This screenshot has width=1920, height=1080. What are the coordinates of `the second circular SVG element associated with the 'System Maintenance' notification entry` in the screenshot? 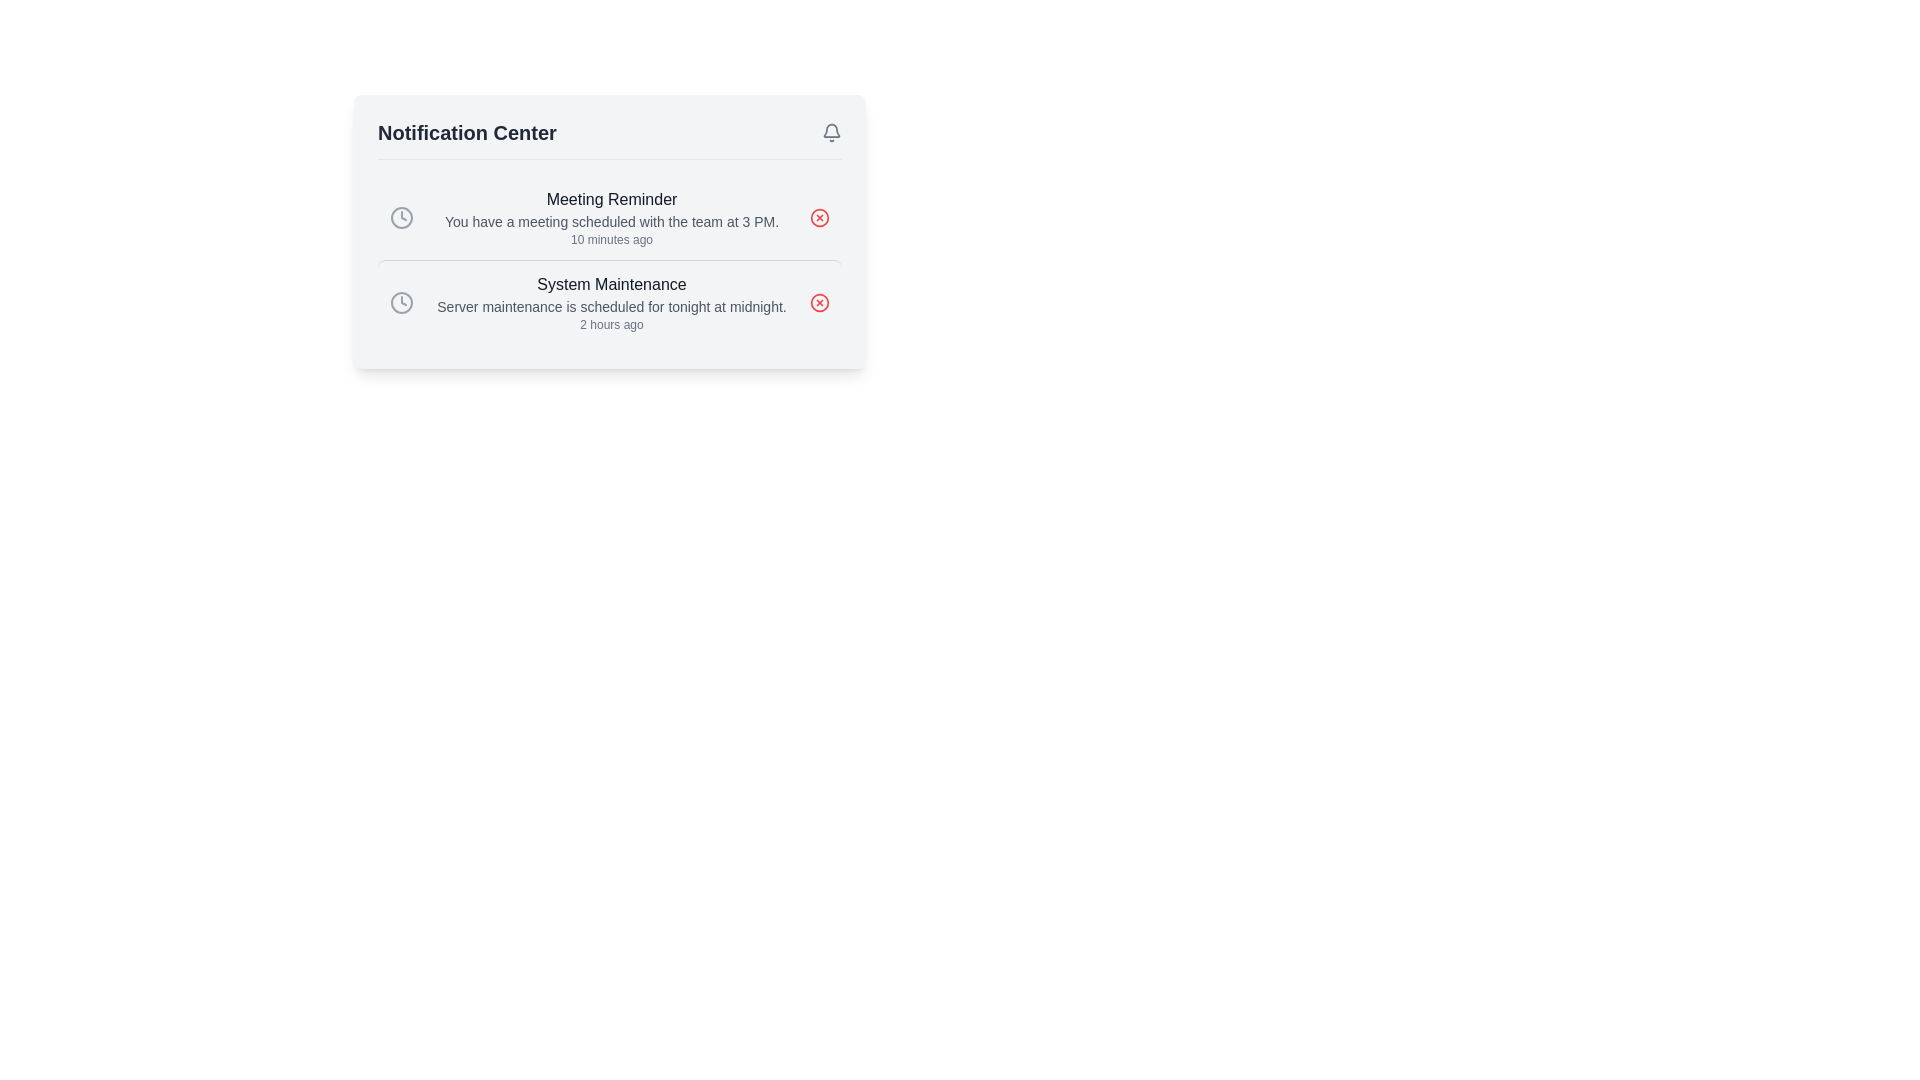 It's located at (820, 303).